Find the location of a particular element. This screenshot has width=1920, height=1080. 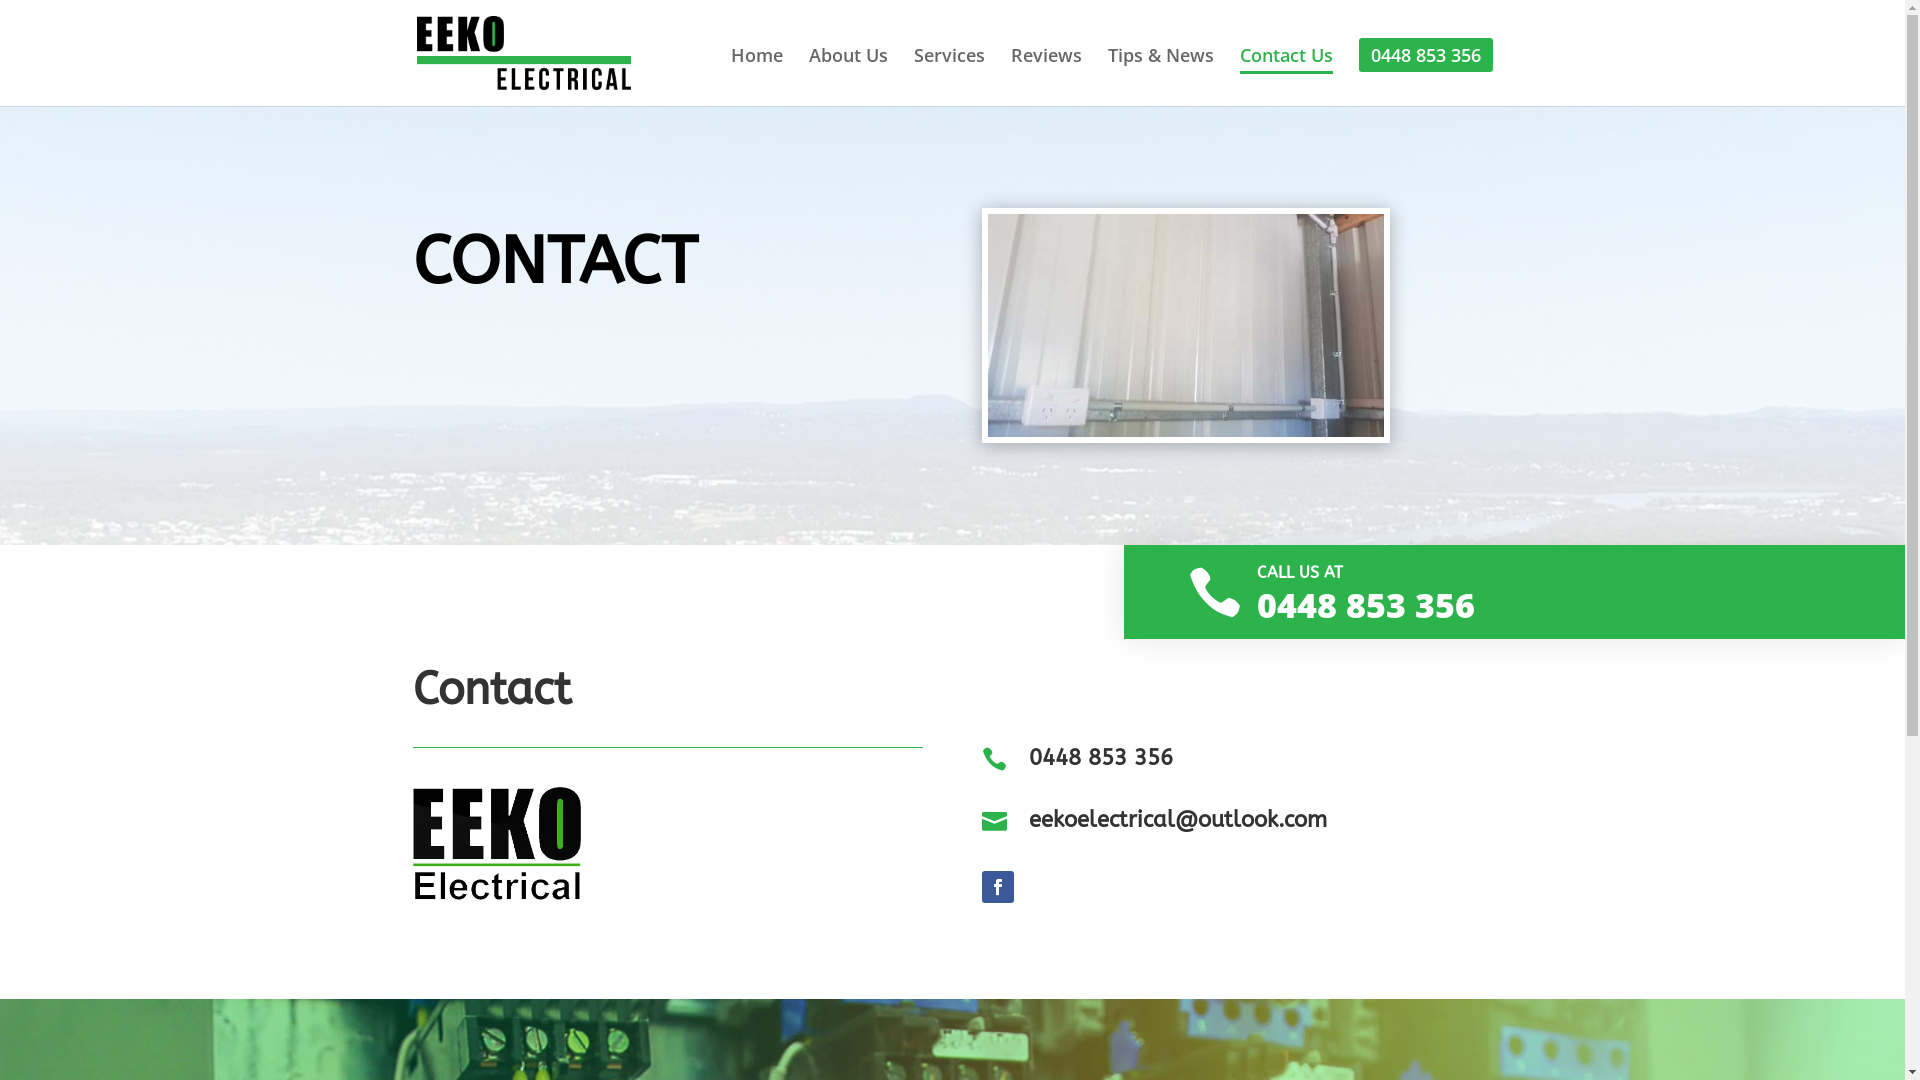

'eekoelectrical@outlook.com' is located at coordinates (1177, 820).